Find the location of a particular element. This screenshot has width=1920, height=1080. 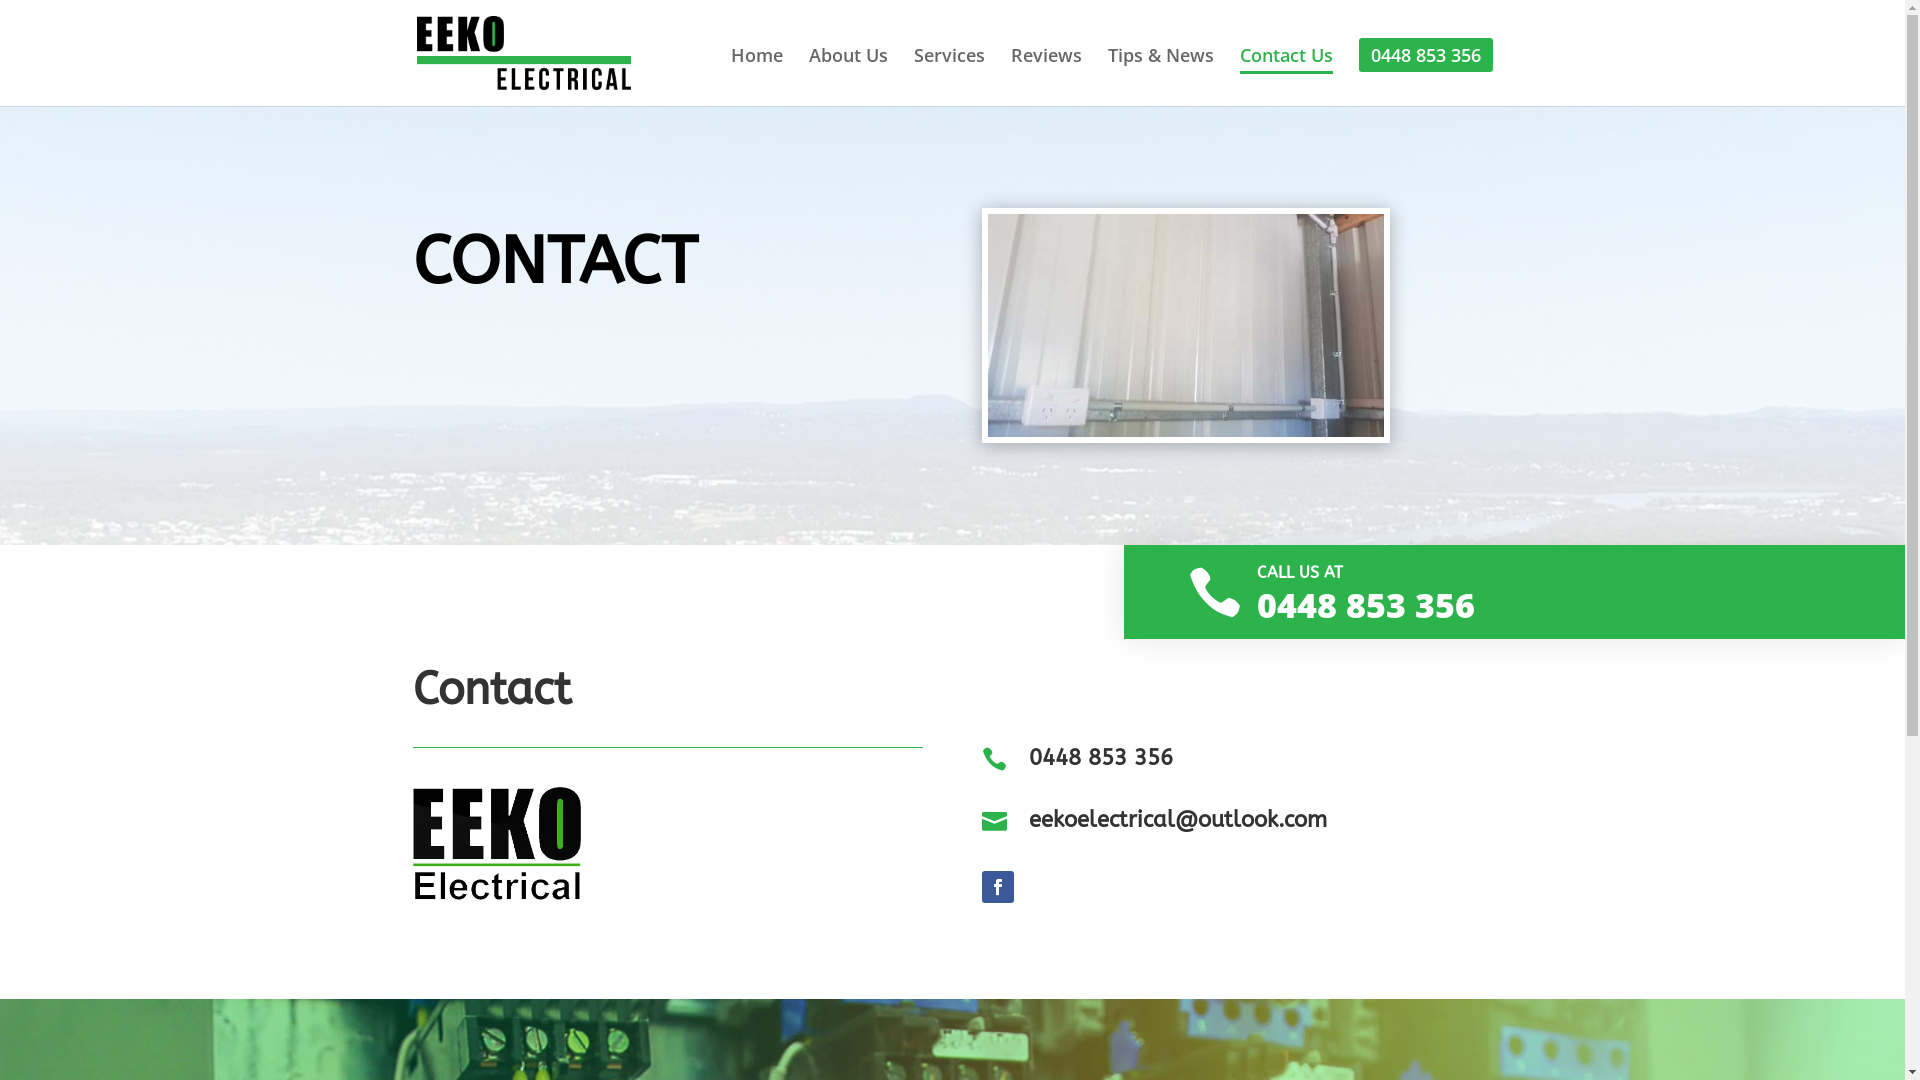

'eekoelectrical@outlook.com' is located at coordinates (1177, 820).